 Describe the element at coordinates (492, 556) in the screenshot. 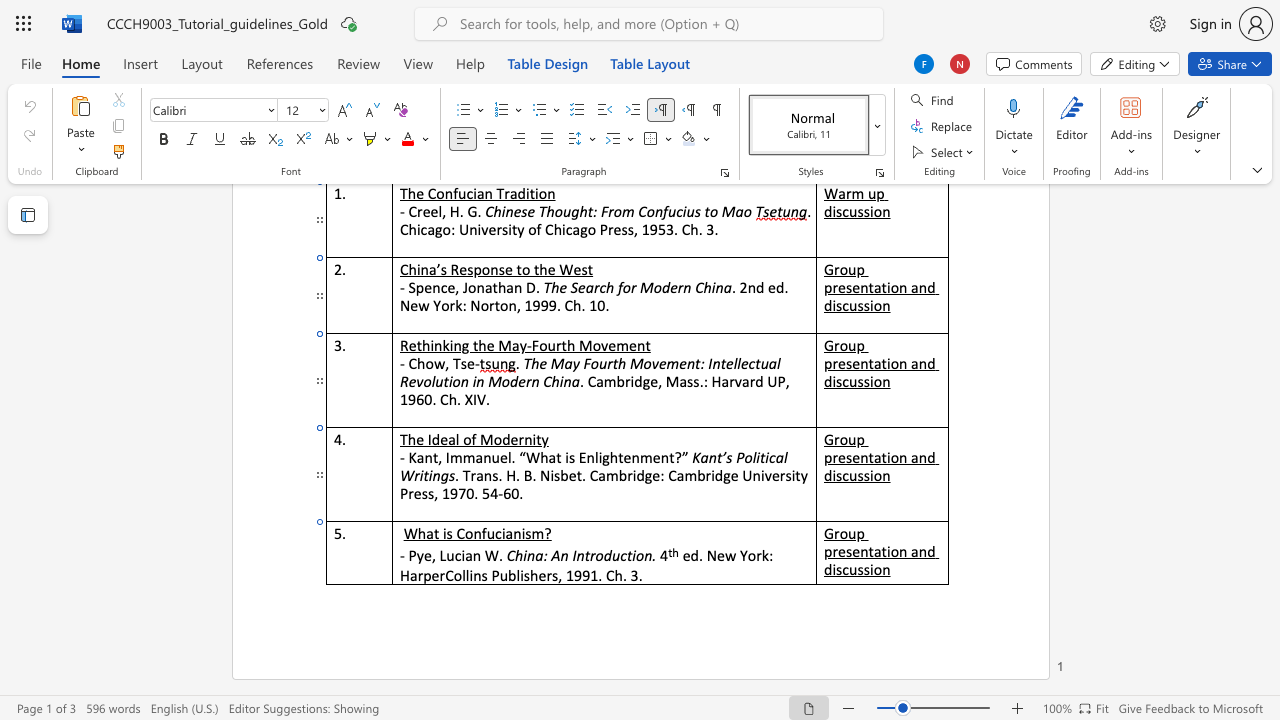

I see `the 1th character "W" in the text` at that location.